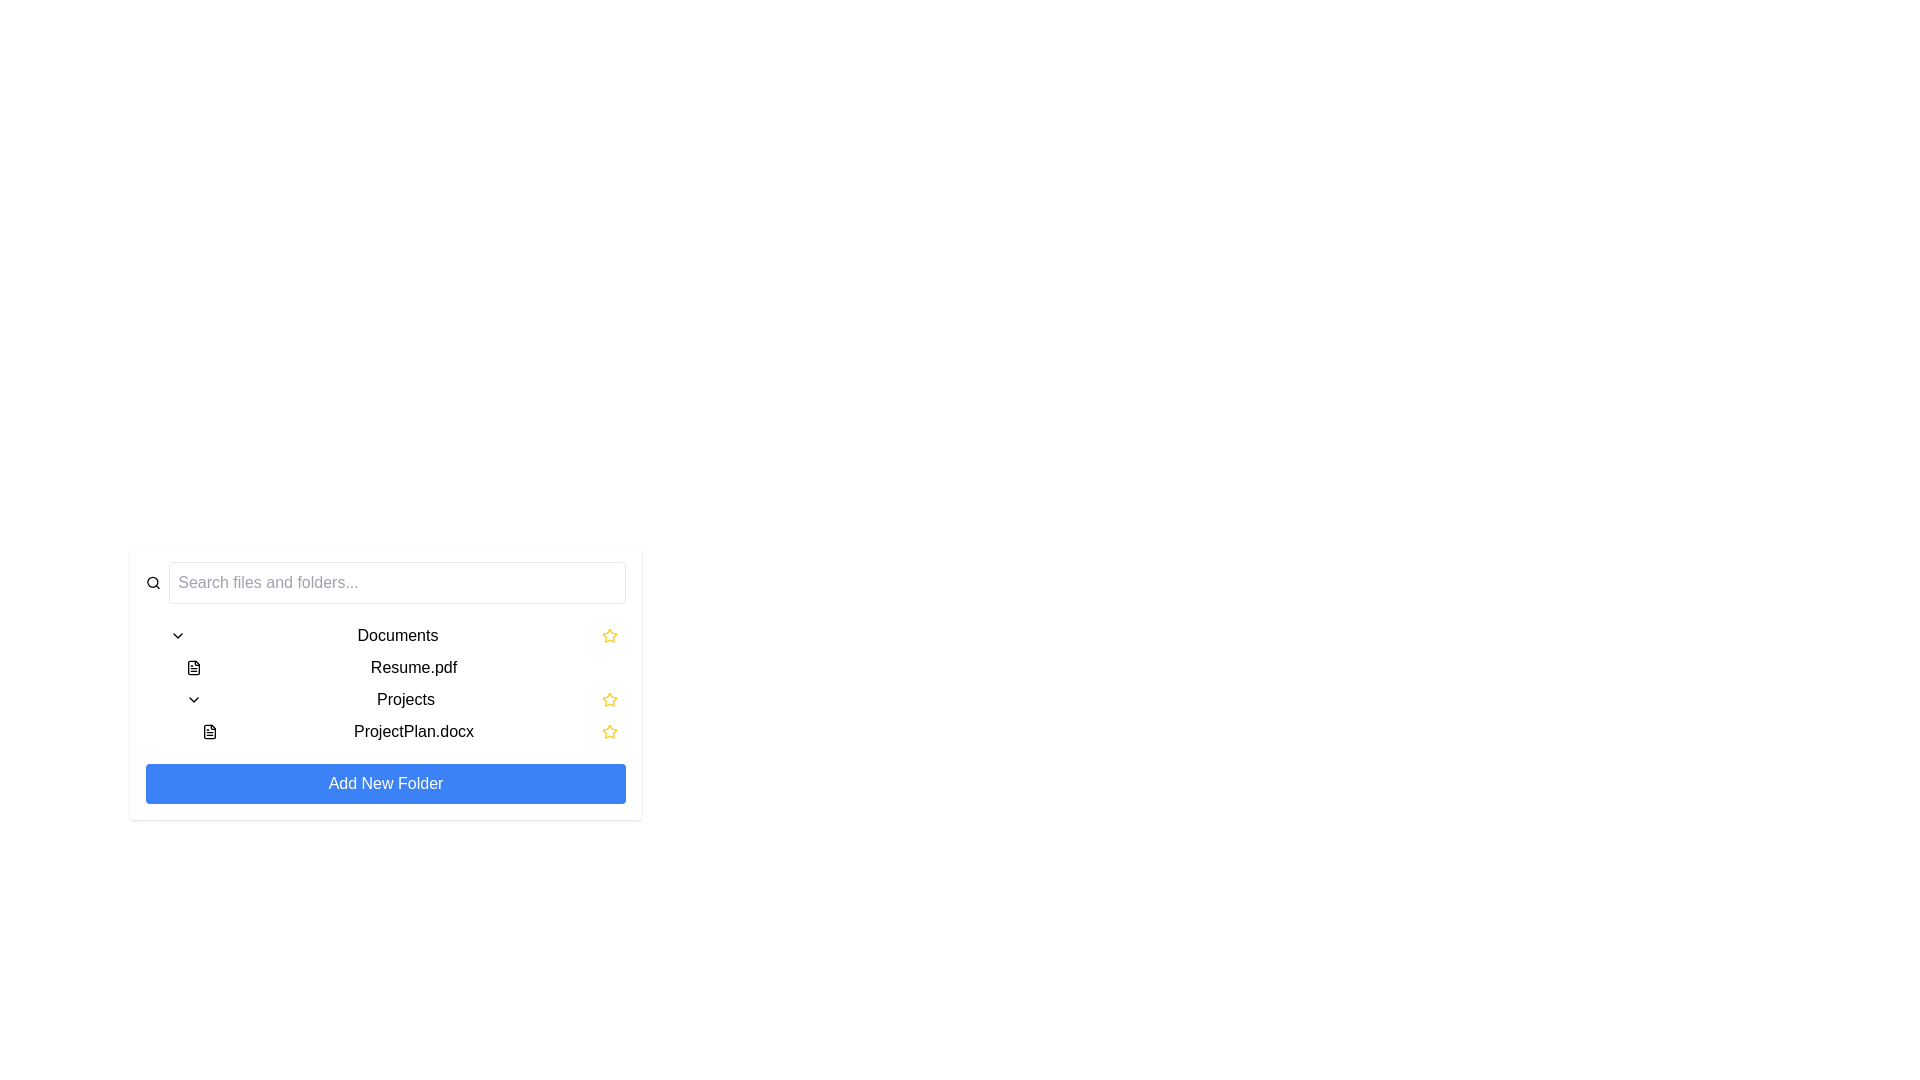 The height and width of the screenshot is (1080, 1920). Describe the element at coordinates (385, 682) in the screenshot. I see `the text within the File Explorer Section` at that location.